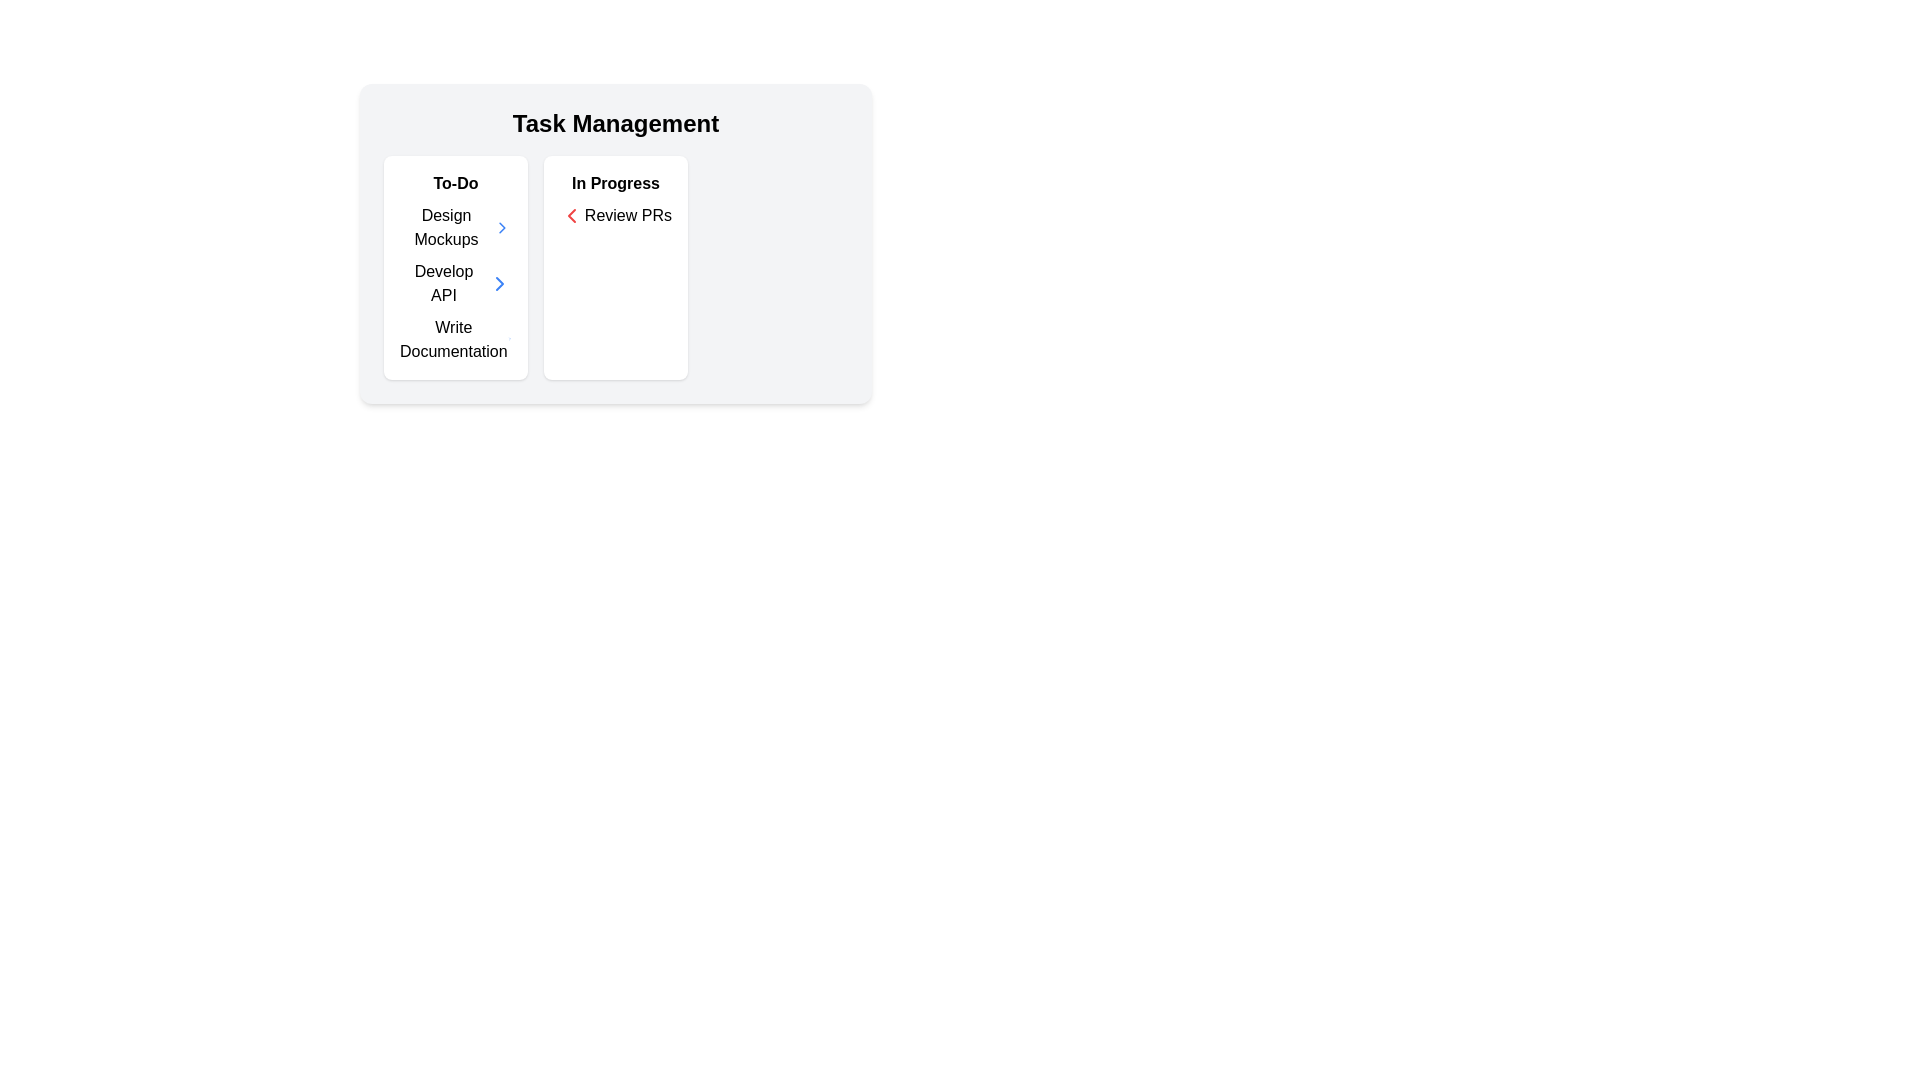 This screenshot has width=1920, height=1080. Describe the element at coordinates (502, 226) in the screenshot. I see `the Chevron Icon located in the 'To-Do' section next to the 'Design Mockups' text to change its color` at that location.